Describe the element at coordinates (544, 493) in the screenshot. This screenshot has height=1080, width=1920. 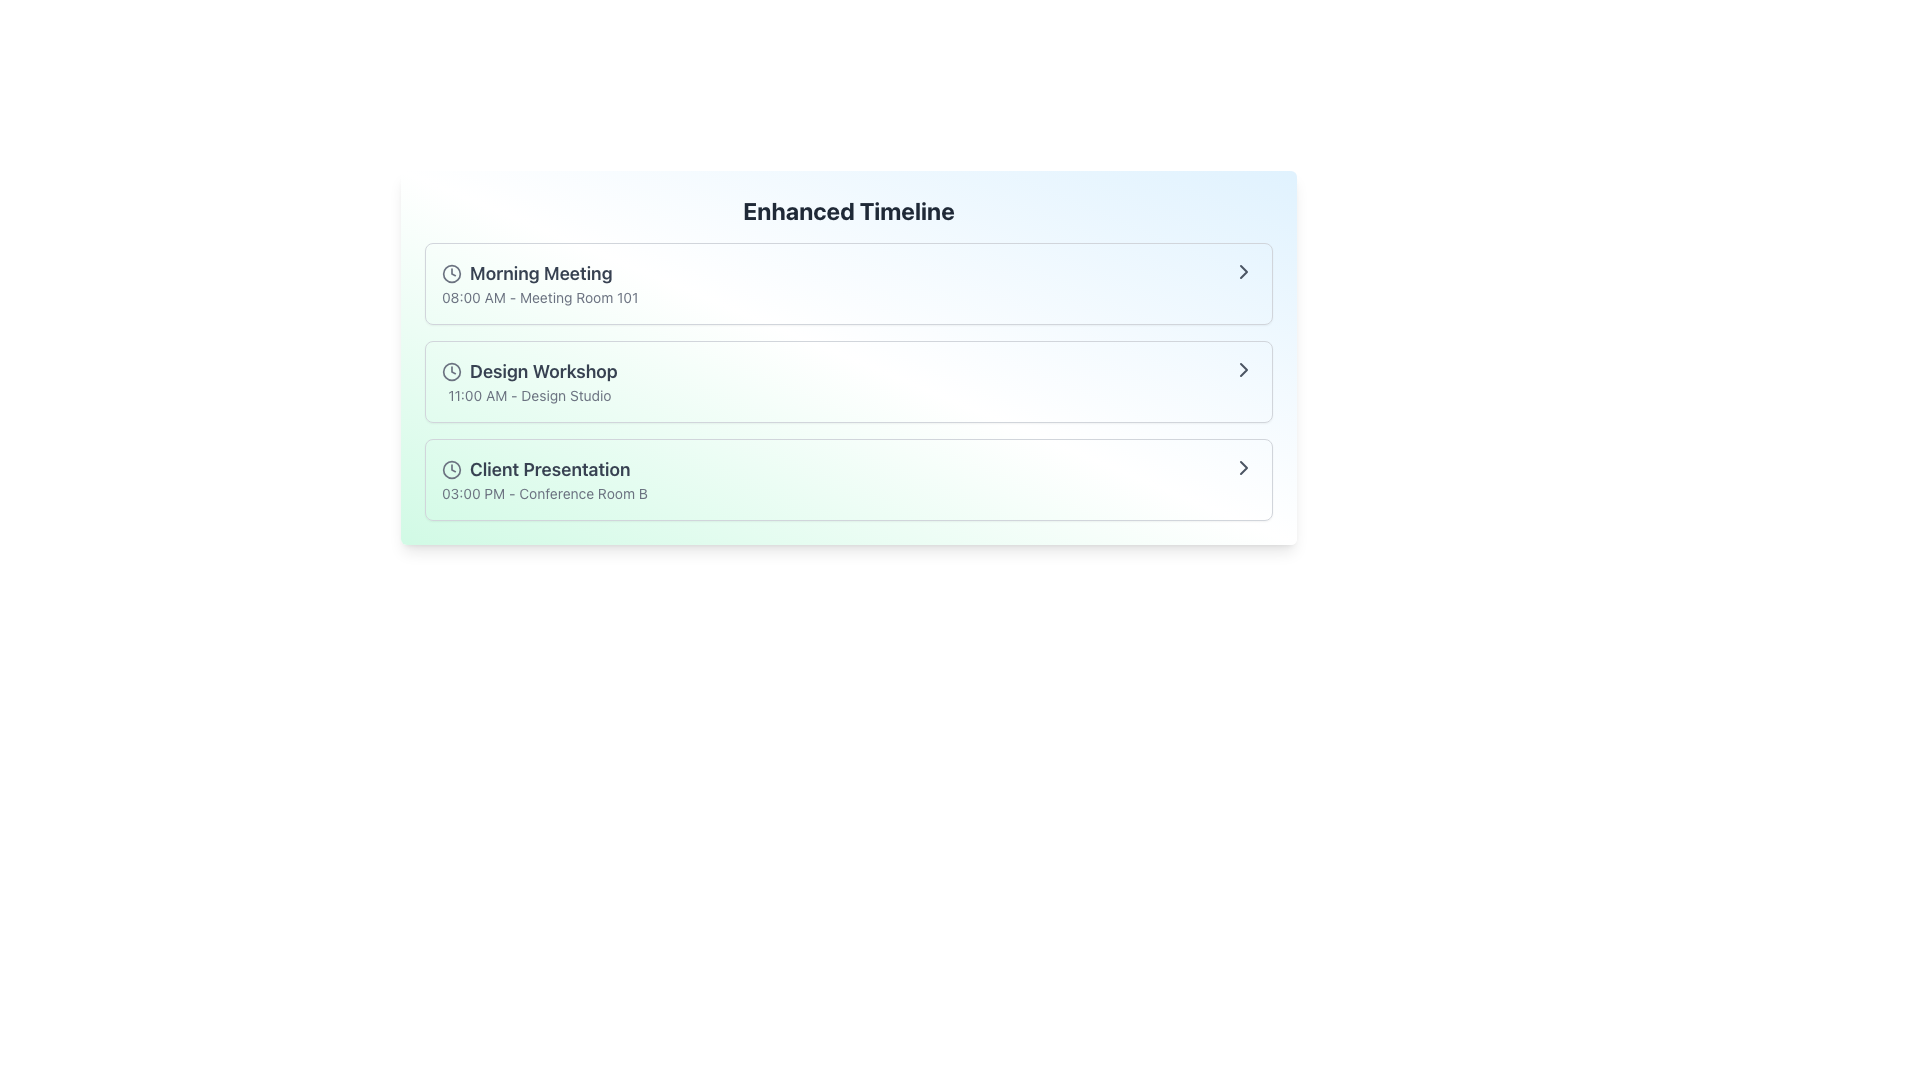
I see `the text label displaying '03:00 PM - Conference Room B' which is positioned below the 'Client Presentation' title in the scheduled event entry` at that location.